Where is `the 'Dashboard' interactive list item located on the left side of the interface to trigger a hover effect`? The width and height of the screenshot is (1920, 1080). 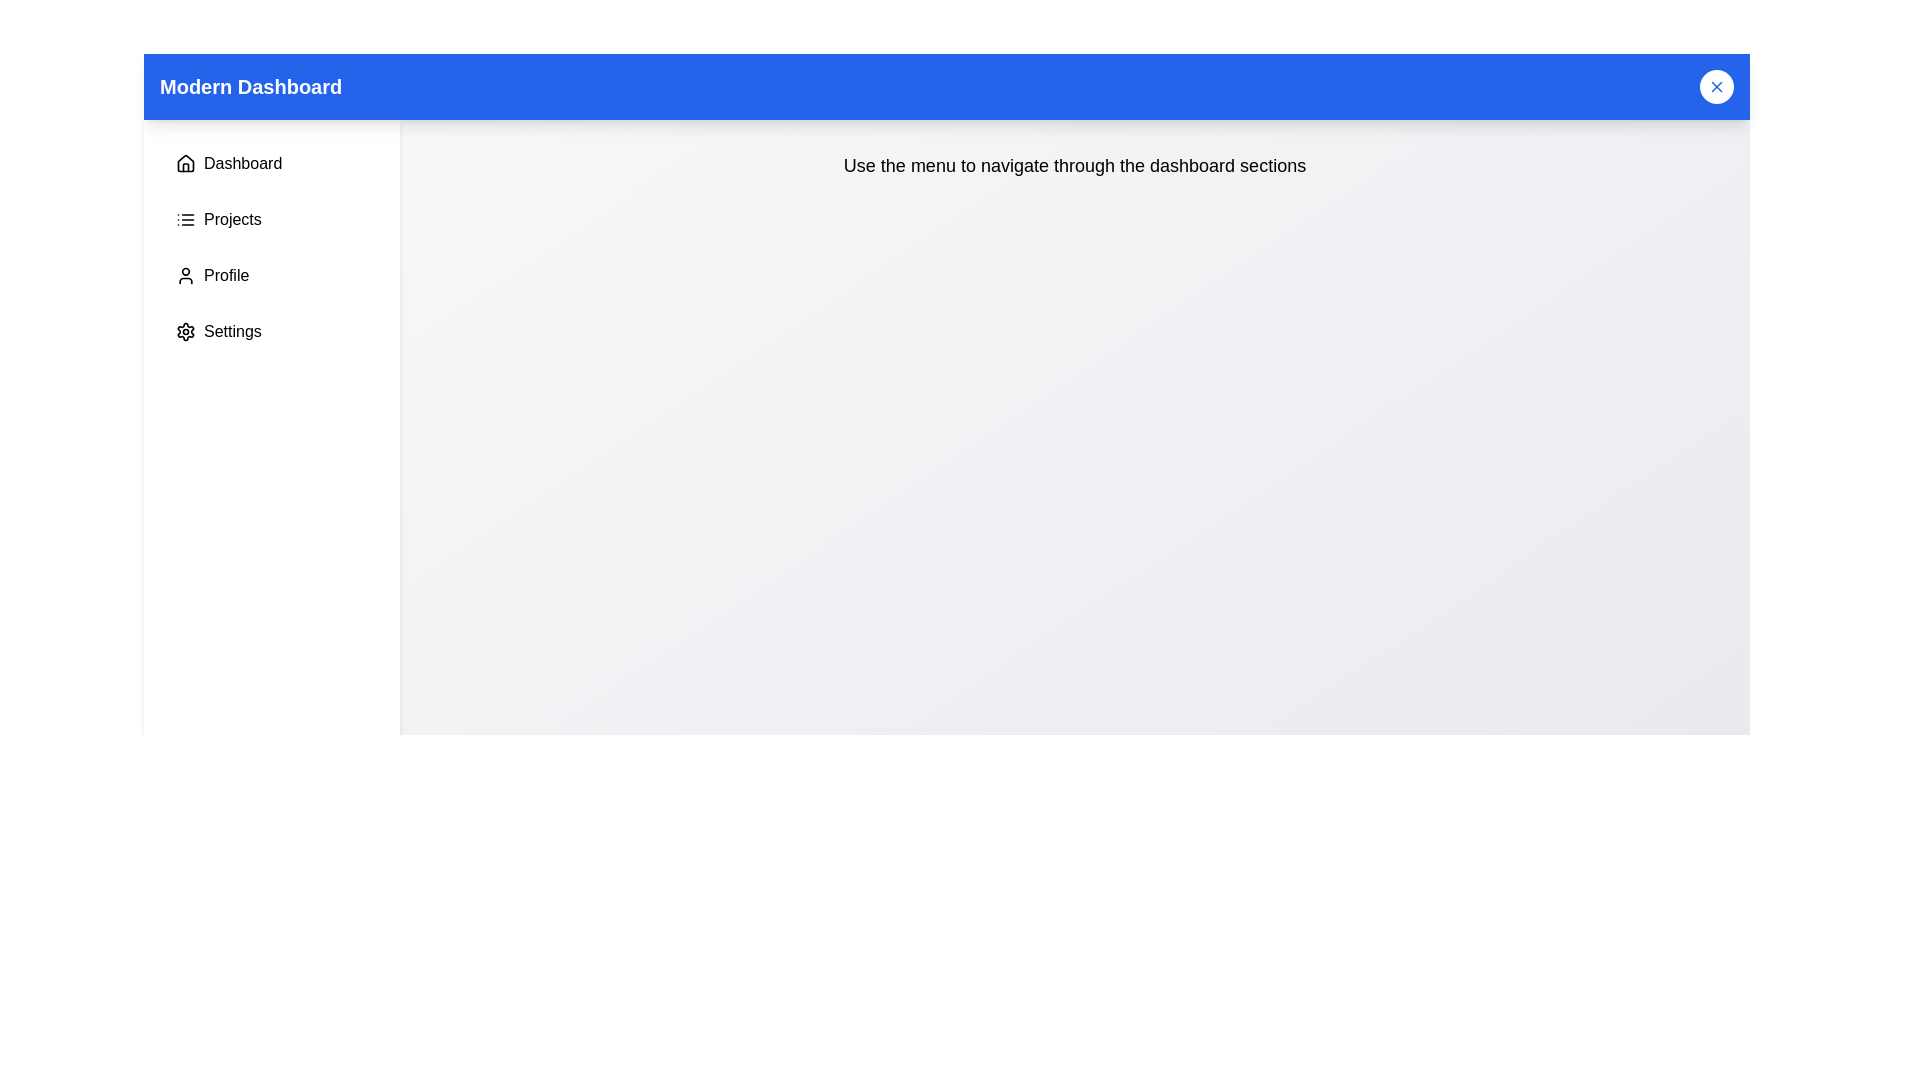
the 'Dashboard' interactive list item located on the left side of the interface to trigger a hover effect is located at coordinates (271, 163).